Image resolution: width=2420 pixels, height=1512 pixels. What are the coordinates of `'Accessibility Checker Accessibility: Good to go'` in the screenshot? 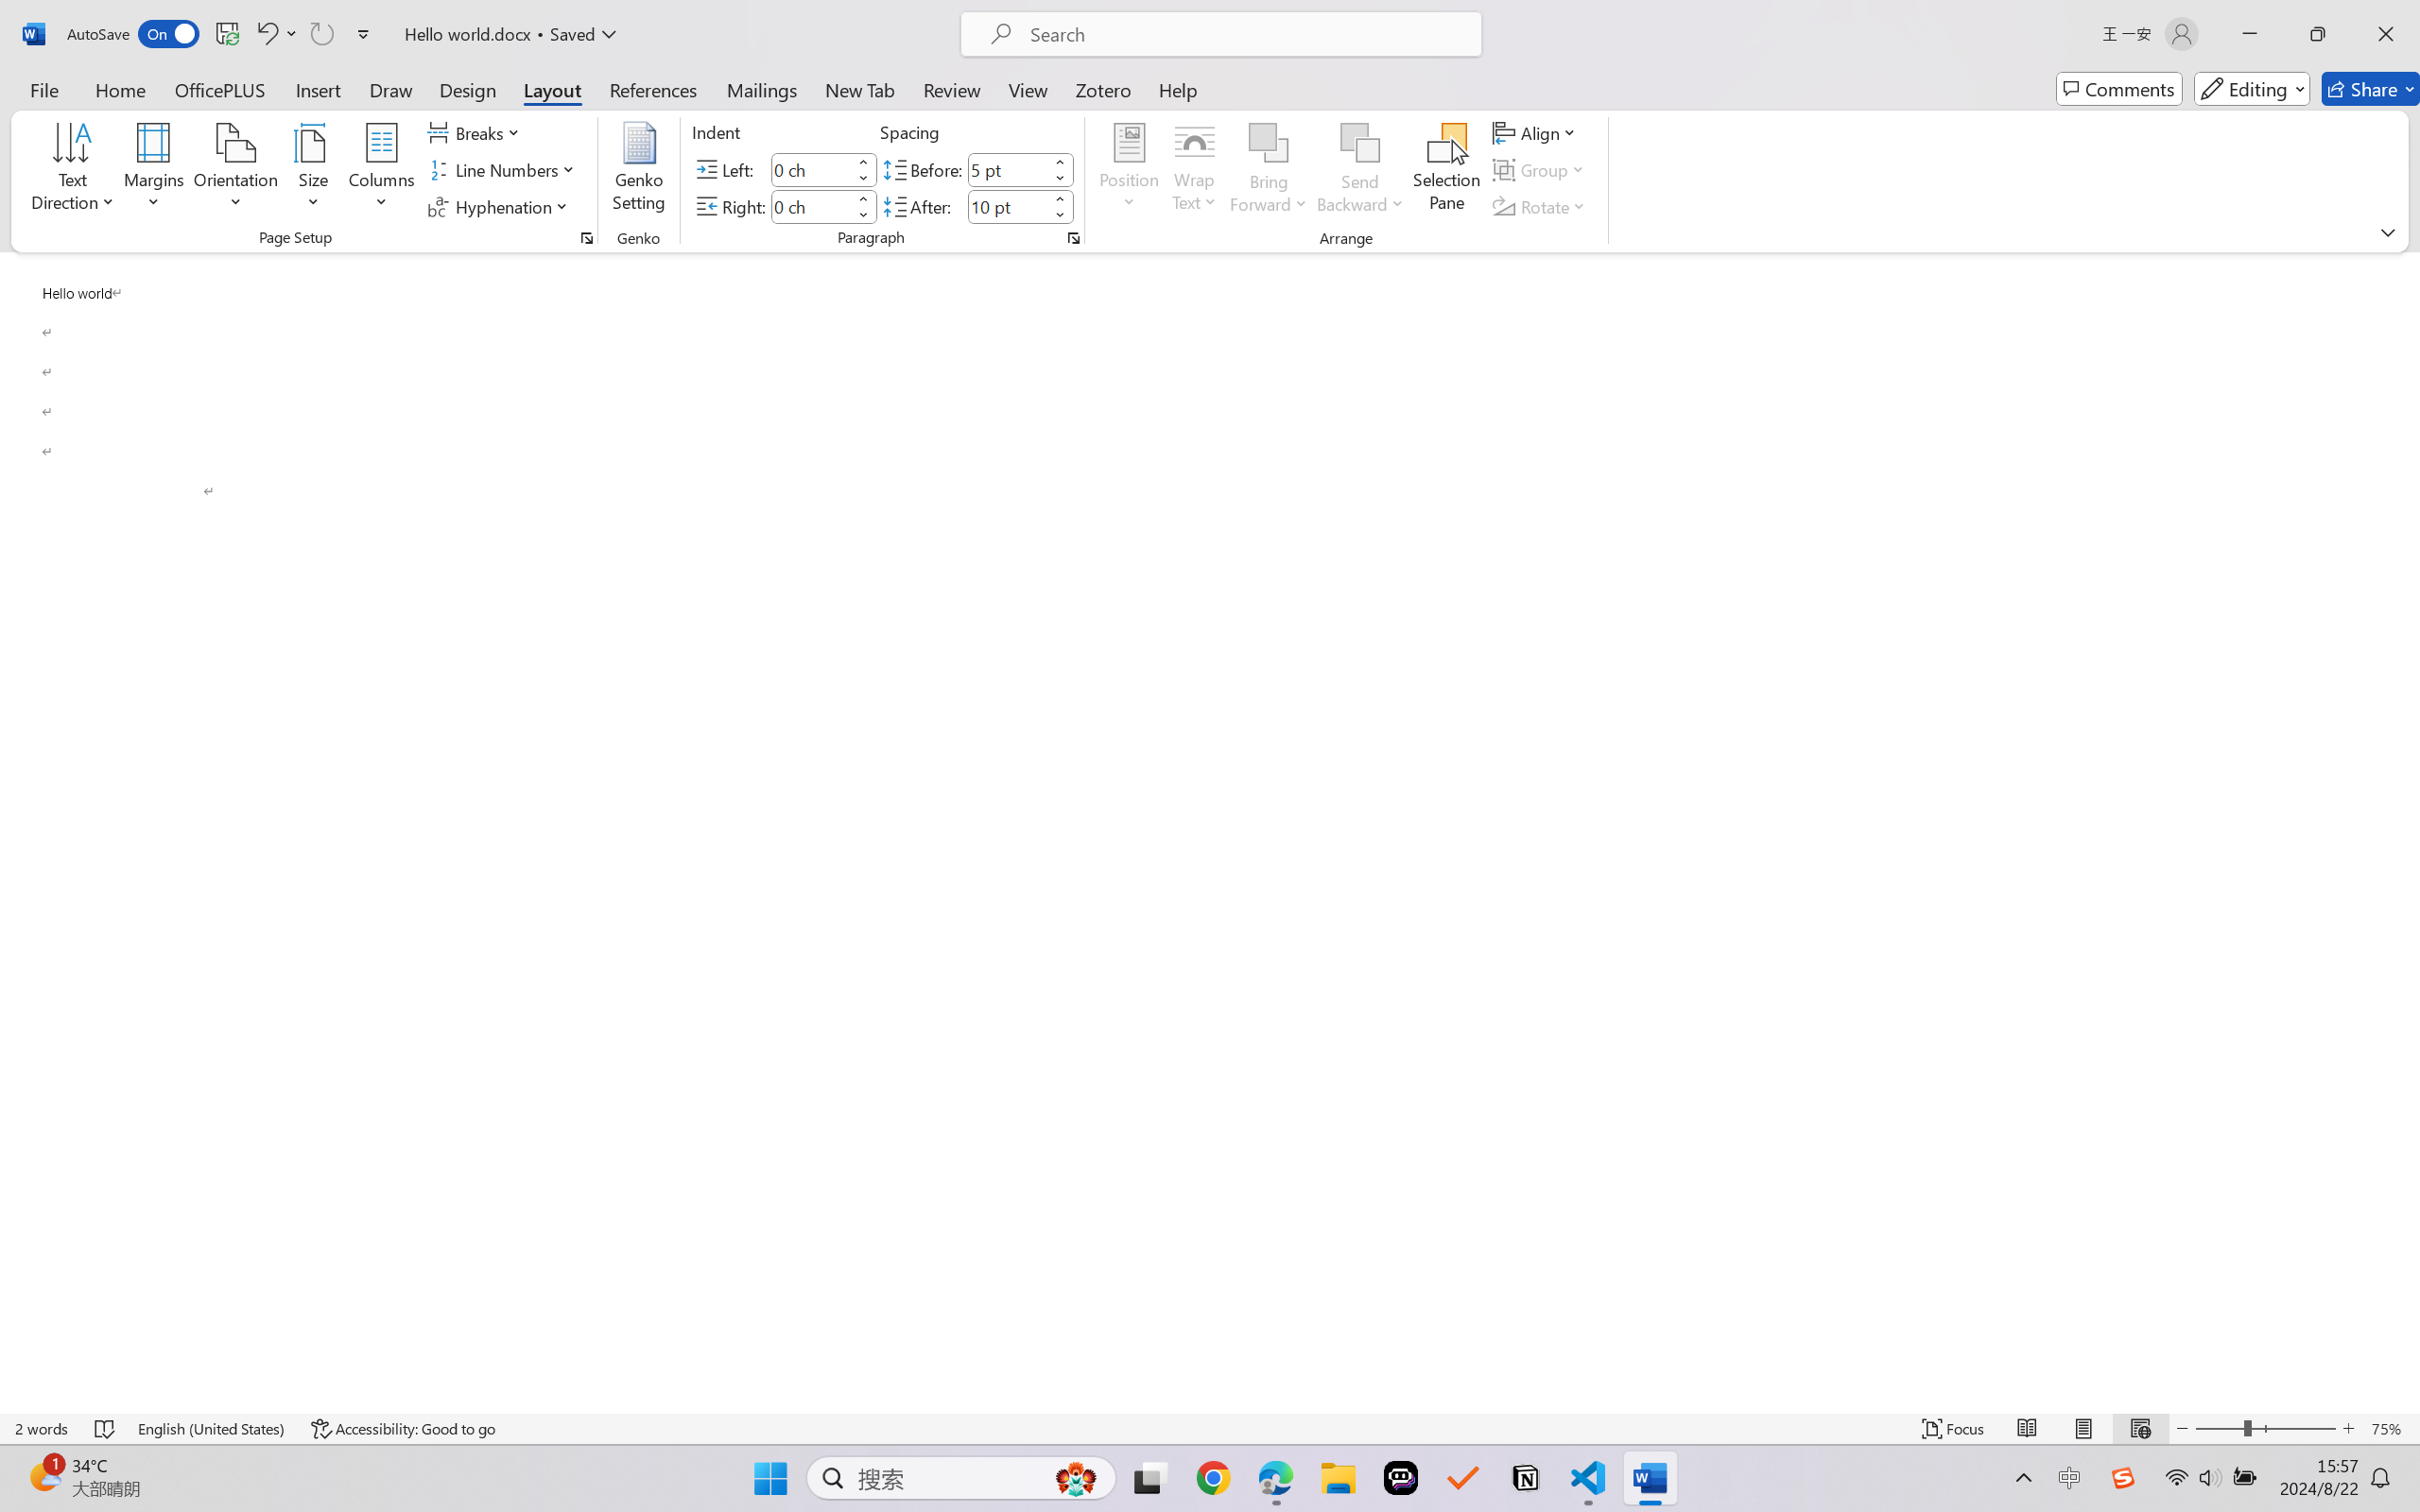 It's located at (402, 1428).